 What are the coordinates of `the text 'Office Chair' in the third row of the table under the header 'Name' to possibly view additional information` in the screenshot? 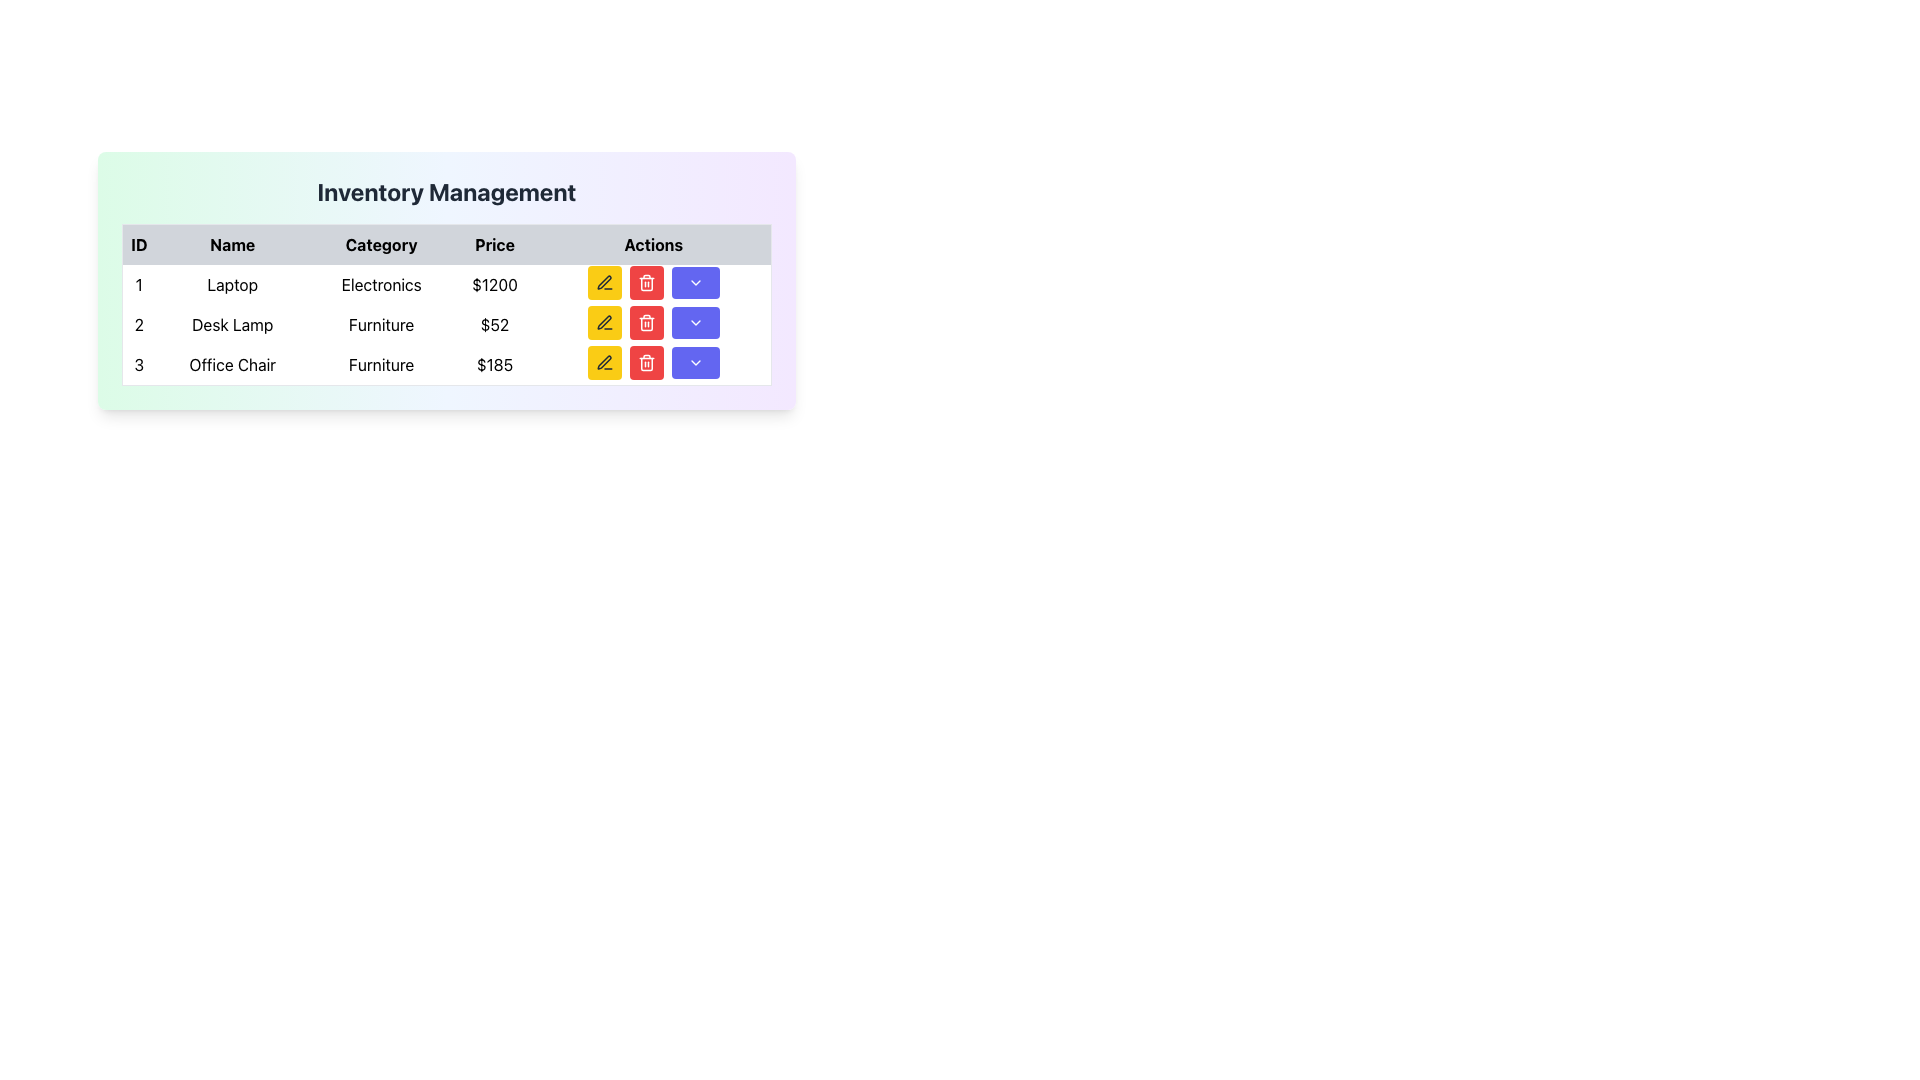 It's located at (232, 365).